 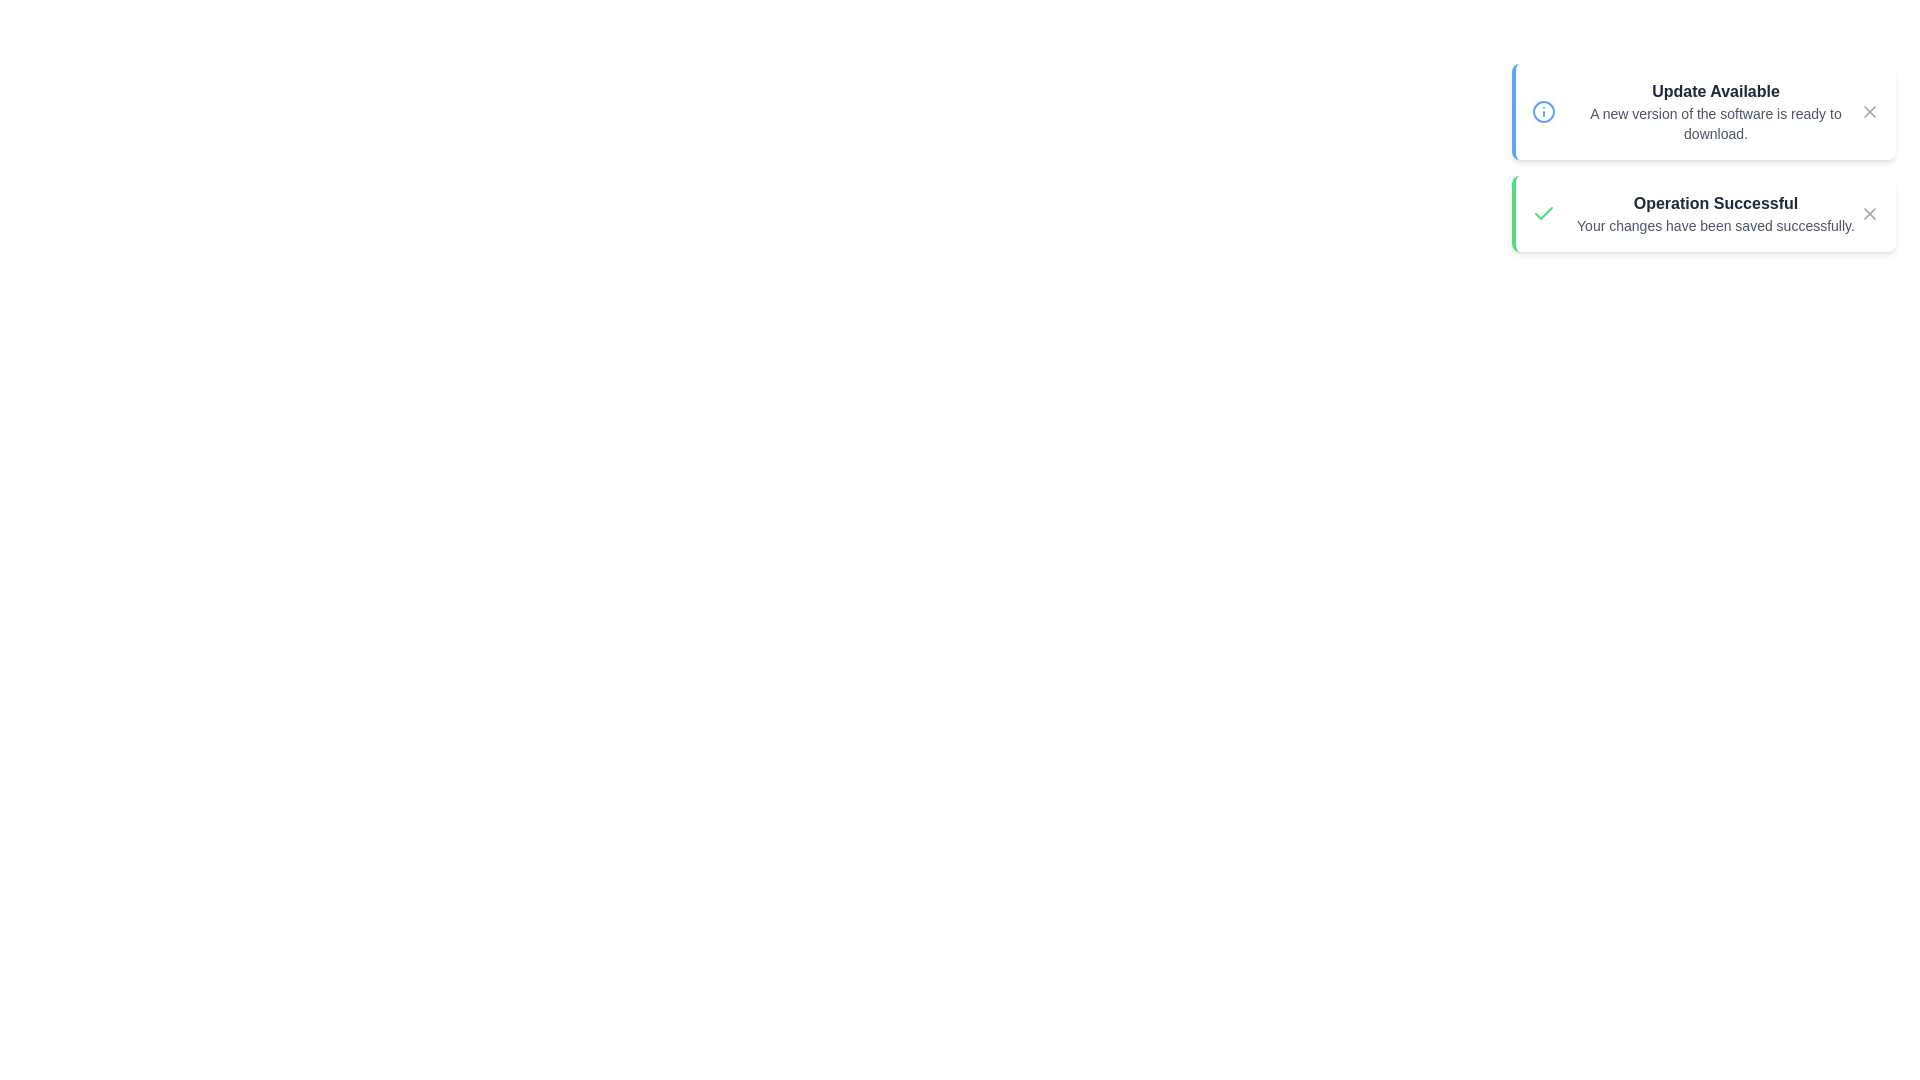 I want to click on message displayed as 'A new version of the software is ready to download.' located beneath the bold title 'Update Available' in the notification component, so click(x=1715, y=123).